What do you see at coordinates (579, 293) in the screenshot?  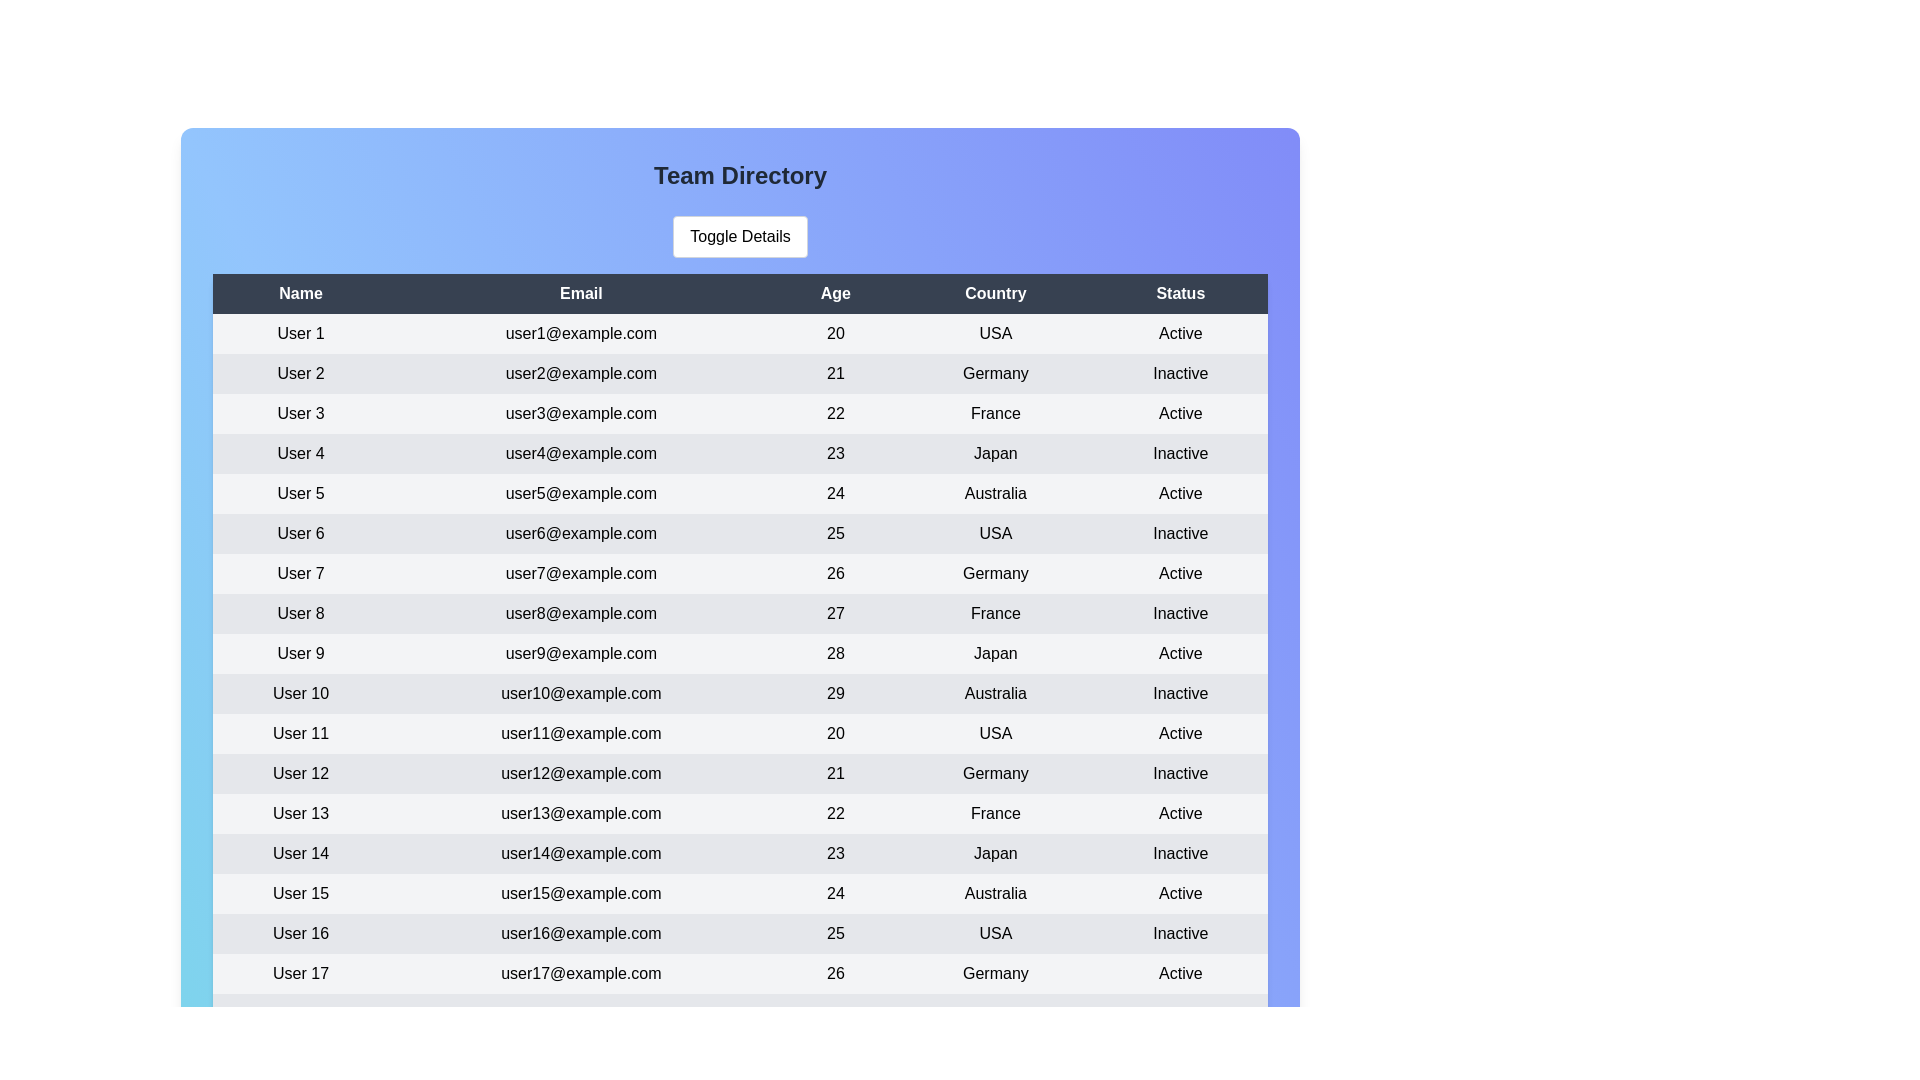 I see `the header Email to sort the table by that column` at bounding box center [579, 293].